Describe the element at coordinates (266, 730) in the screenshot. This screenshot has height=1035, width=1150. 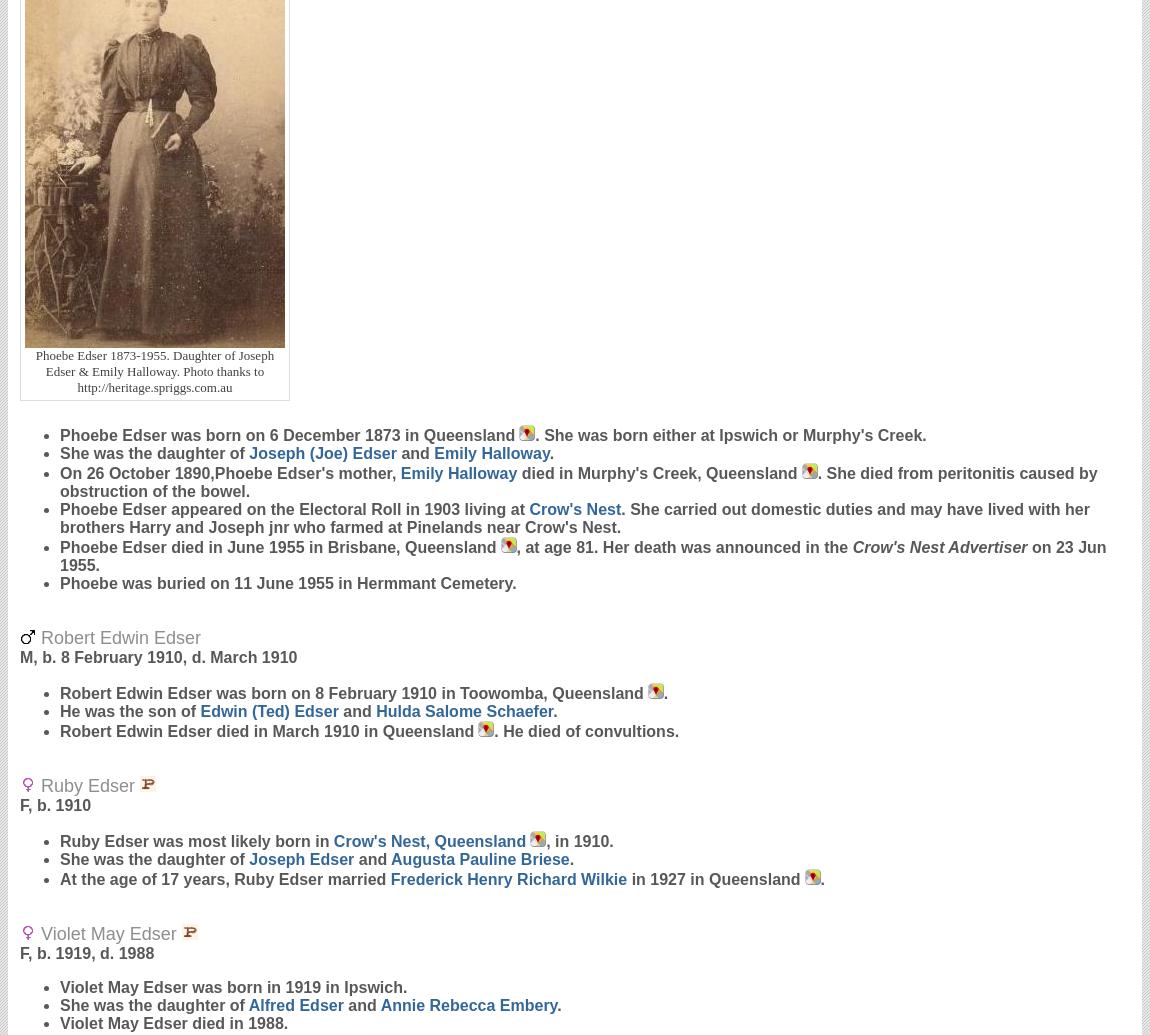
I see `'Robert Edwin Edser died in March 1910 in Queensland'` at that location.